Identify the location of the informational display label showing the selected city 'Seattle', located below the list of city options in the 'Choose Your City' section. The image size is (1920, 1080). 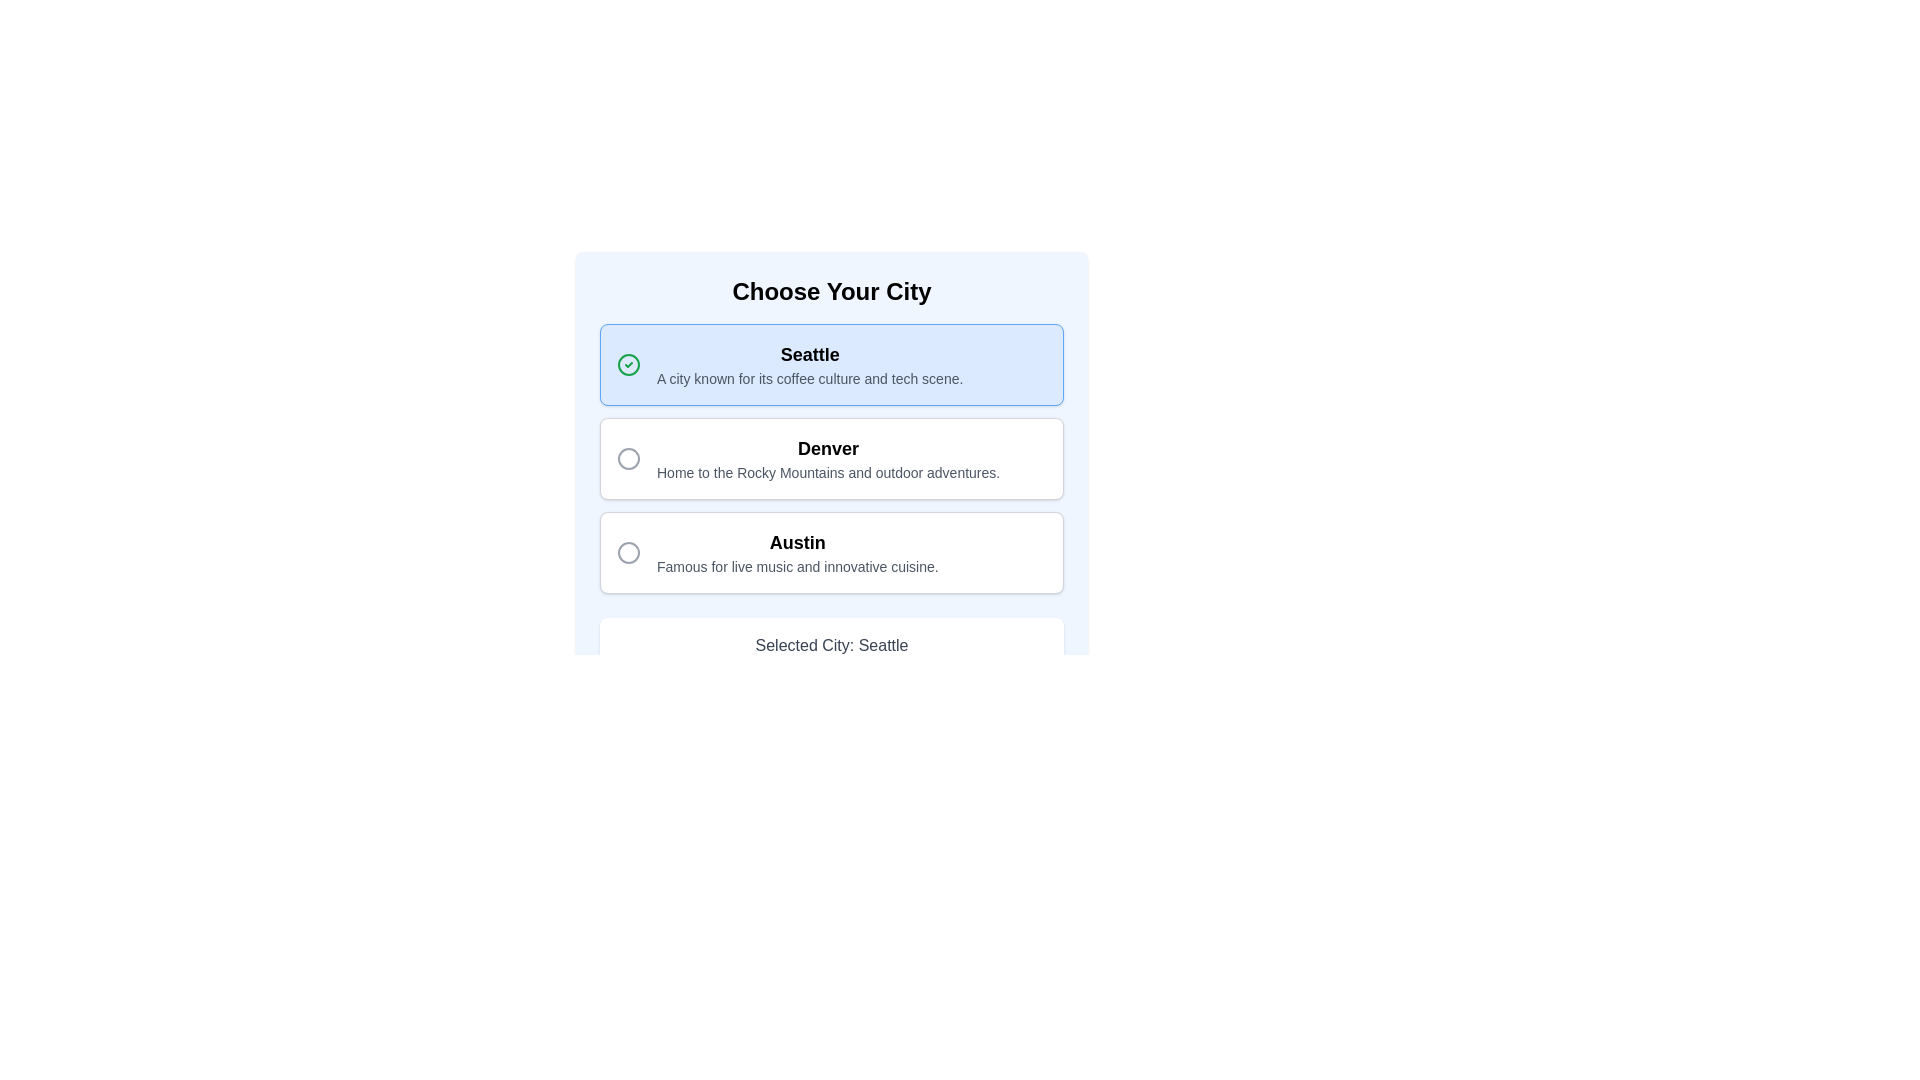
(831, 645).